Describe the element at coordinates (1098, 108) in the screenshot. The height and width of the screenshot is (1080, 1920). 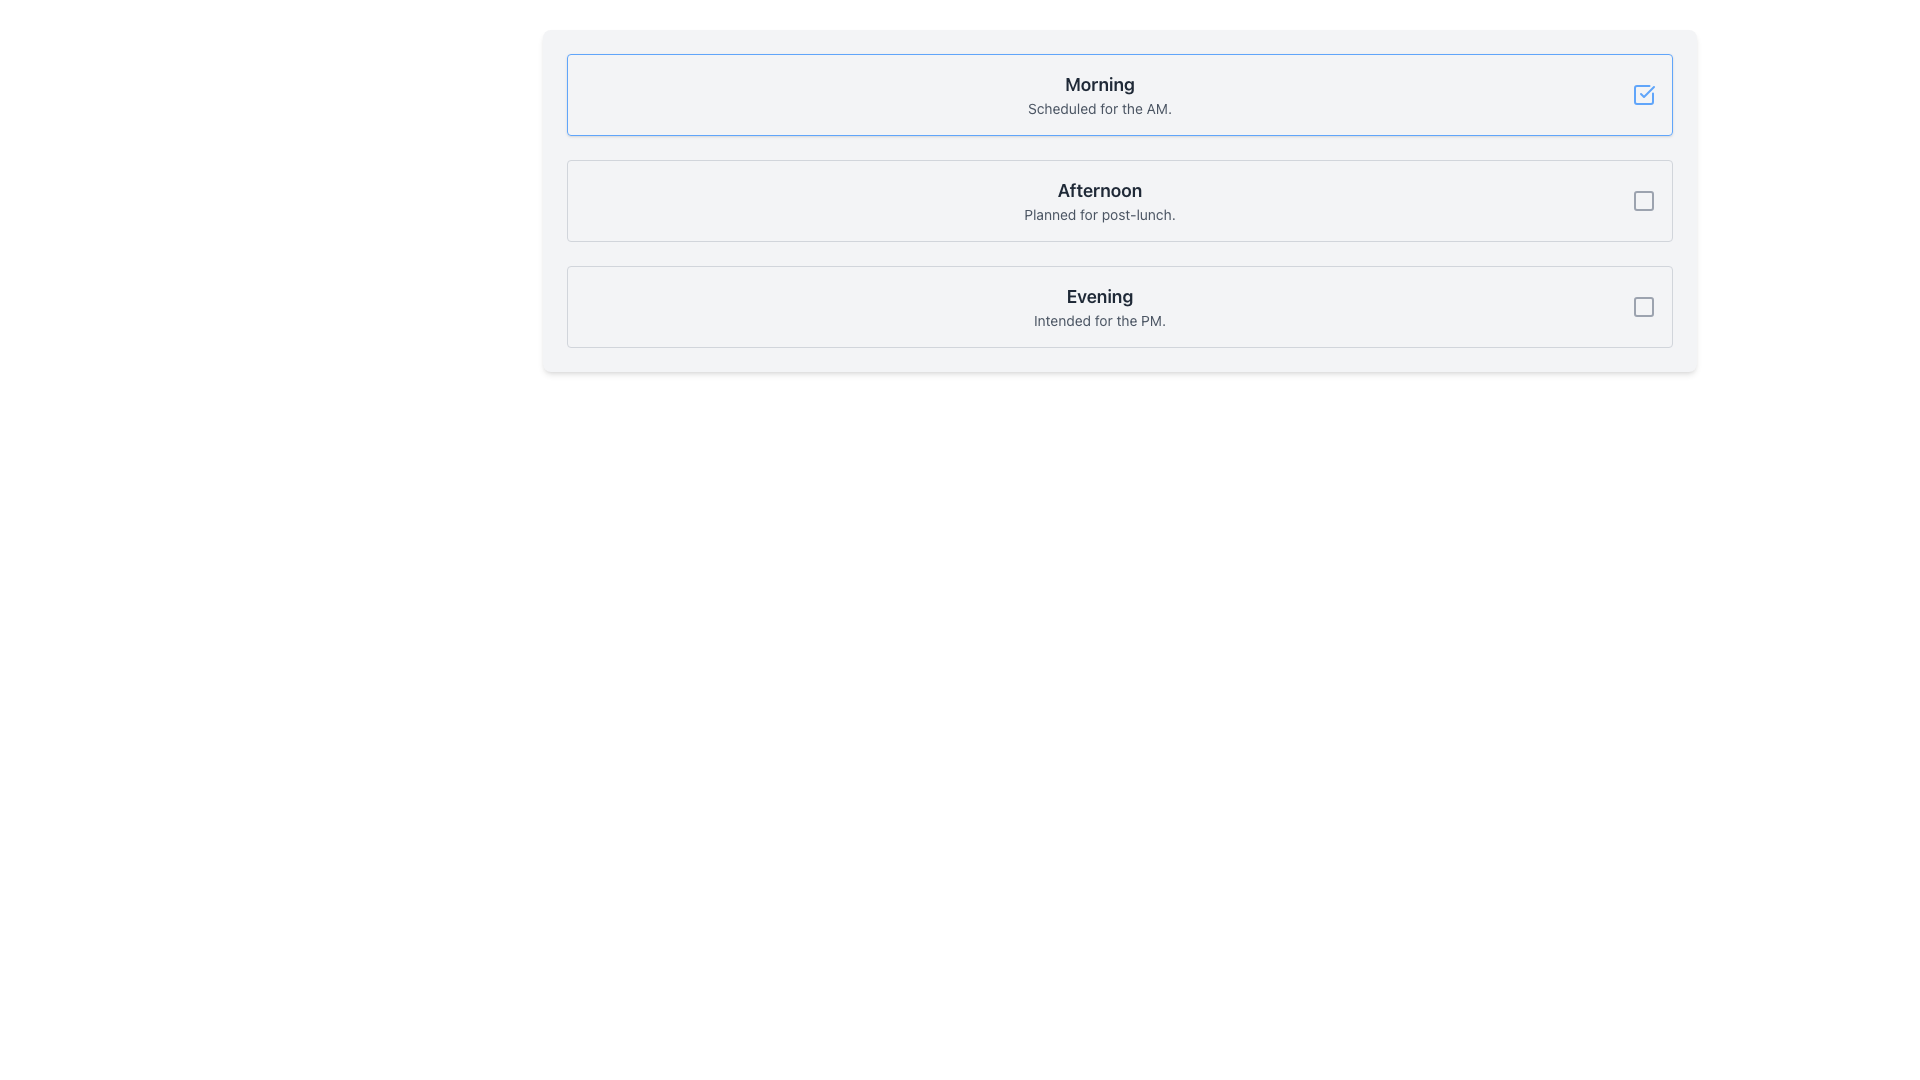
I see `the static text label 'Scheduled for the AM.' which is styled in a small gray font and located directly below the larger label 'Morning'` at that location.